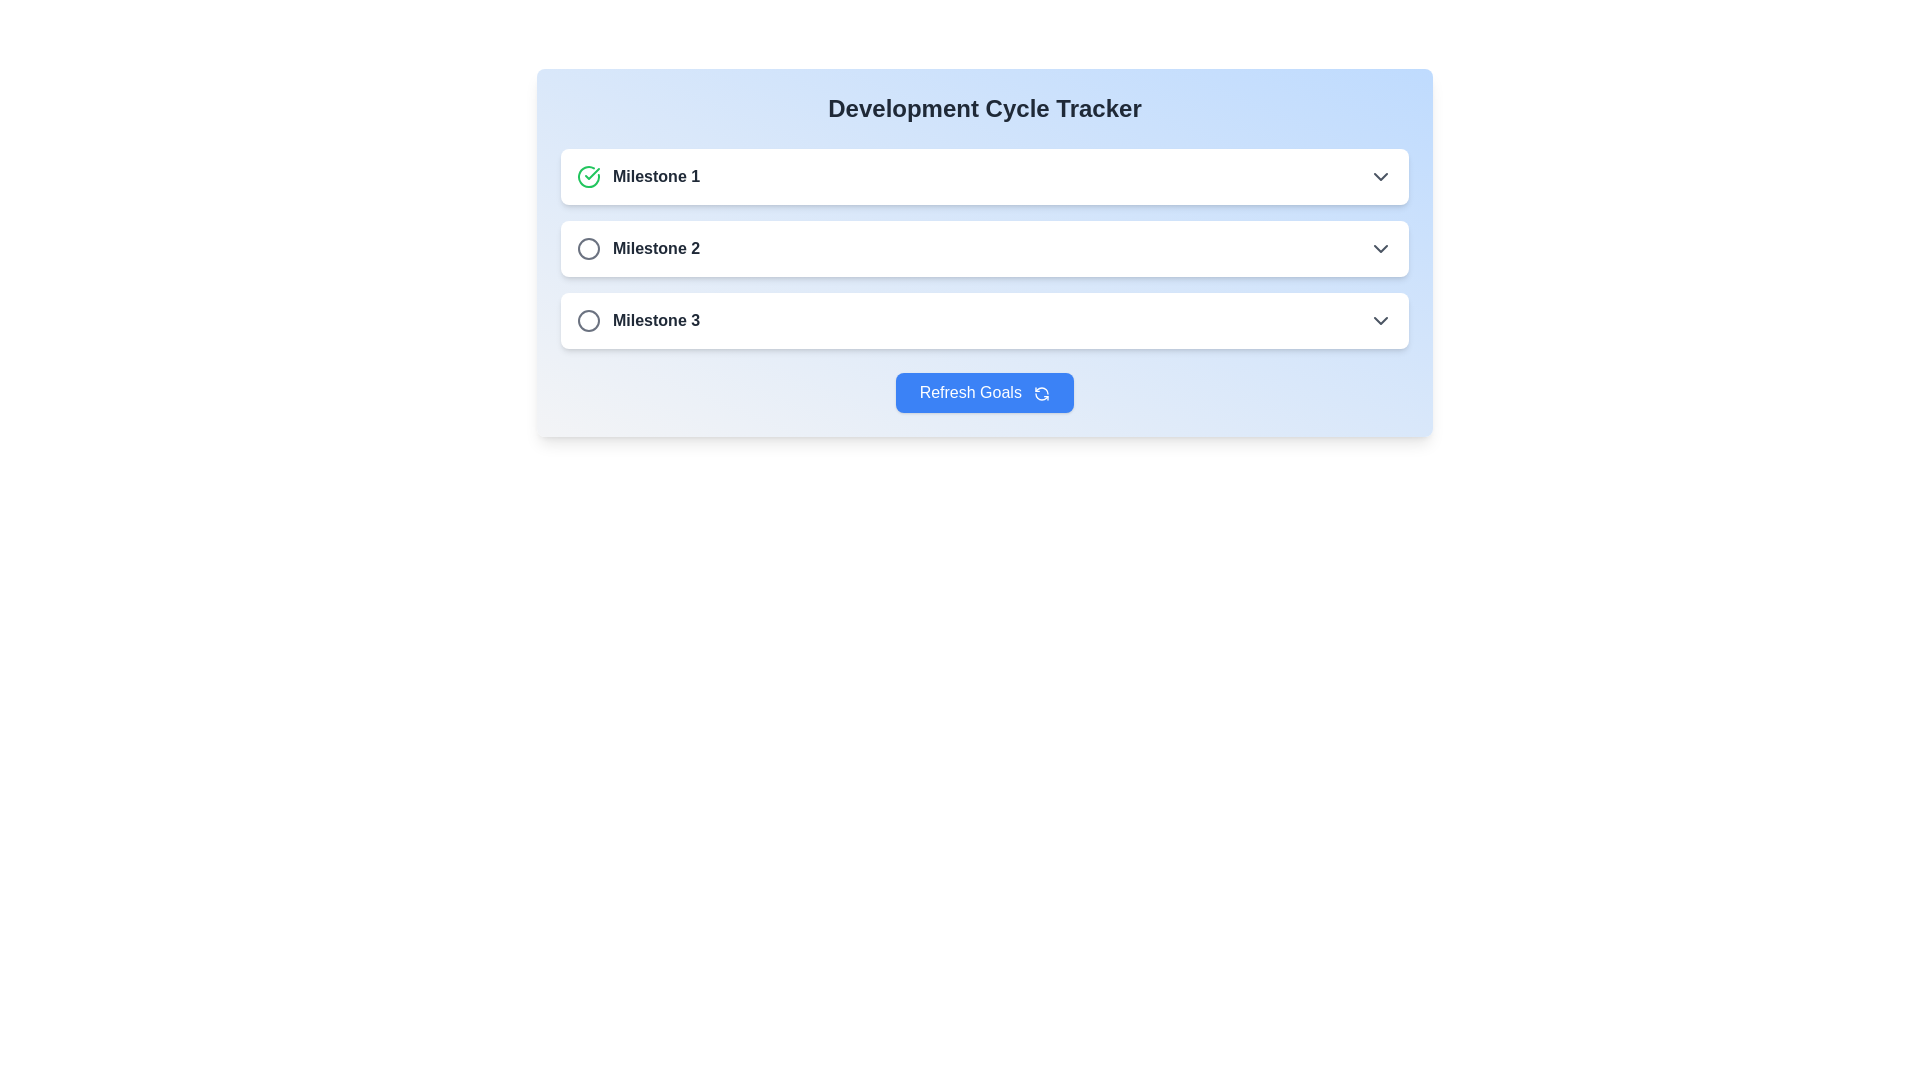 This screenshot has width=1920, height=1080. I want to click on the list item with a dropdown representing 'Milestone 3' in the Development Cycle Tracker, so click(984, 319).